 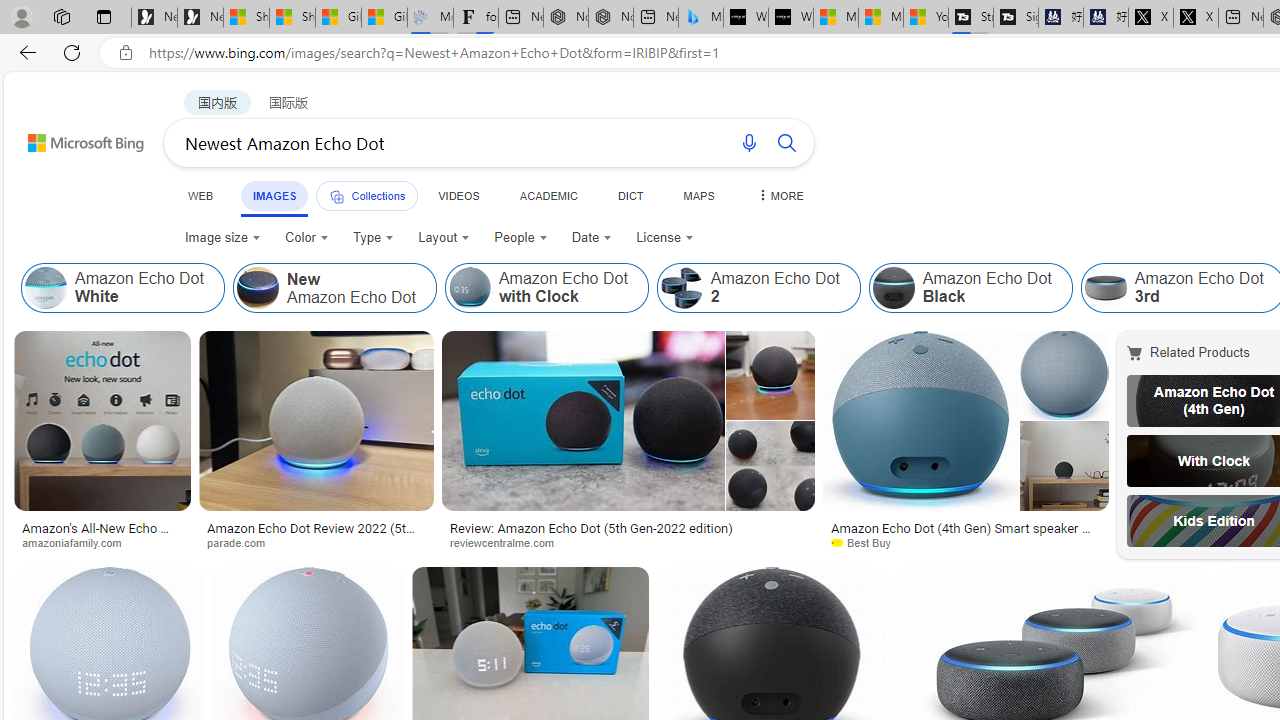 What do you see at coordinates (629, 195) in the screenshot?
I see `'DICT'` at bounding box center [629, 195].